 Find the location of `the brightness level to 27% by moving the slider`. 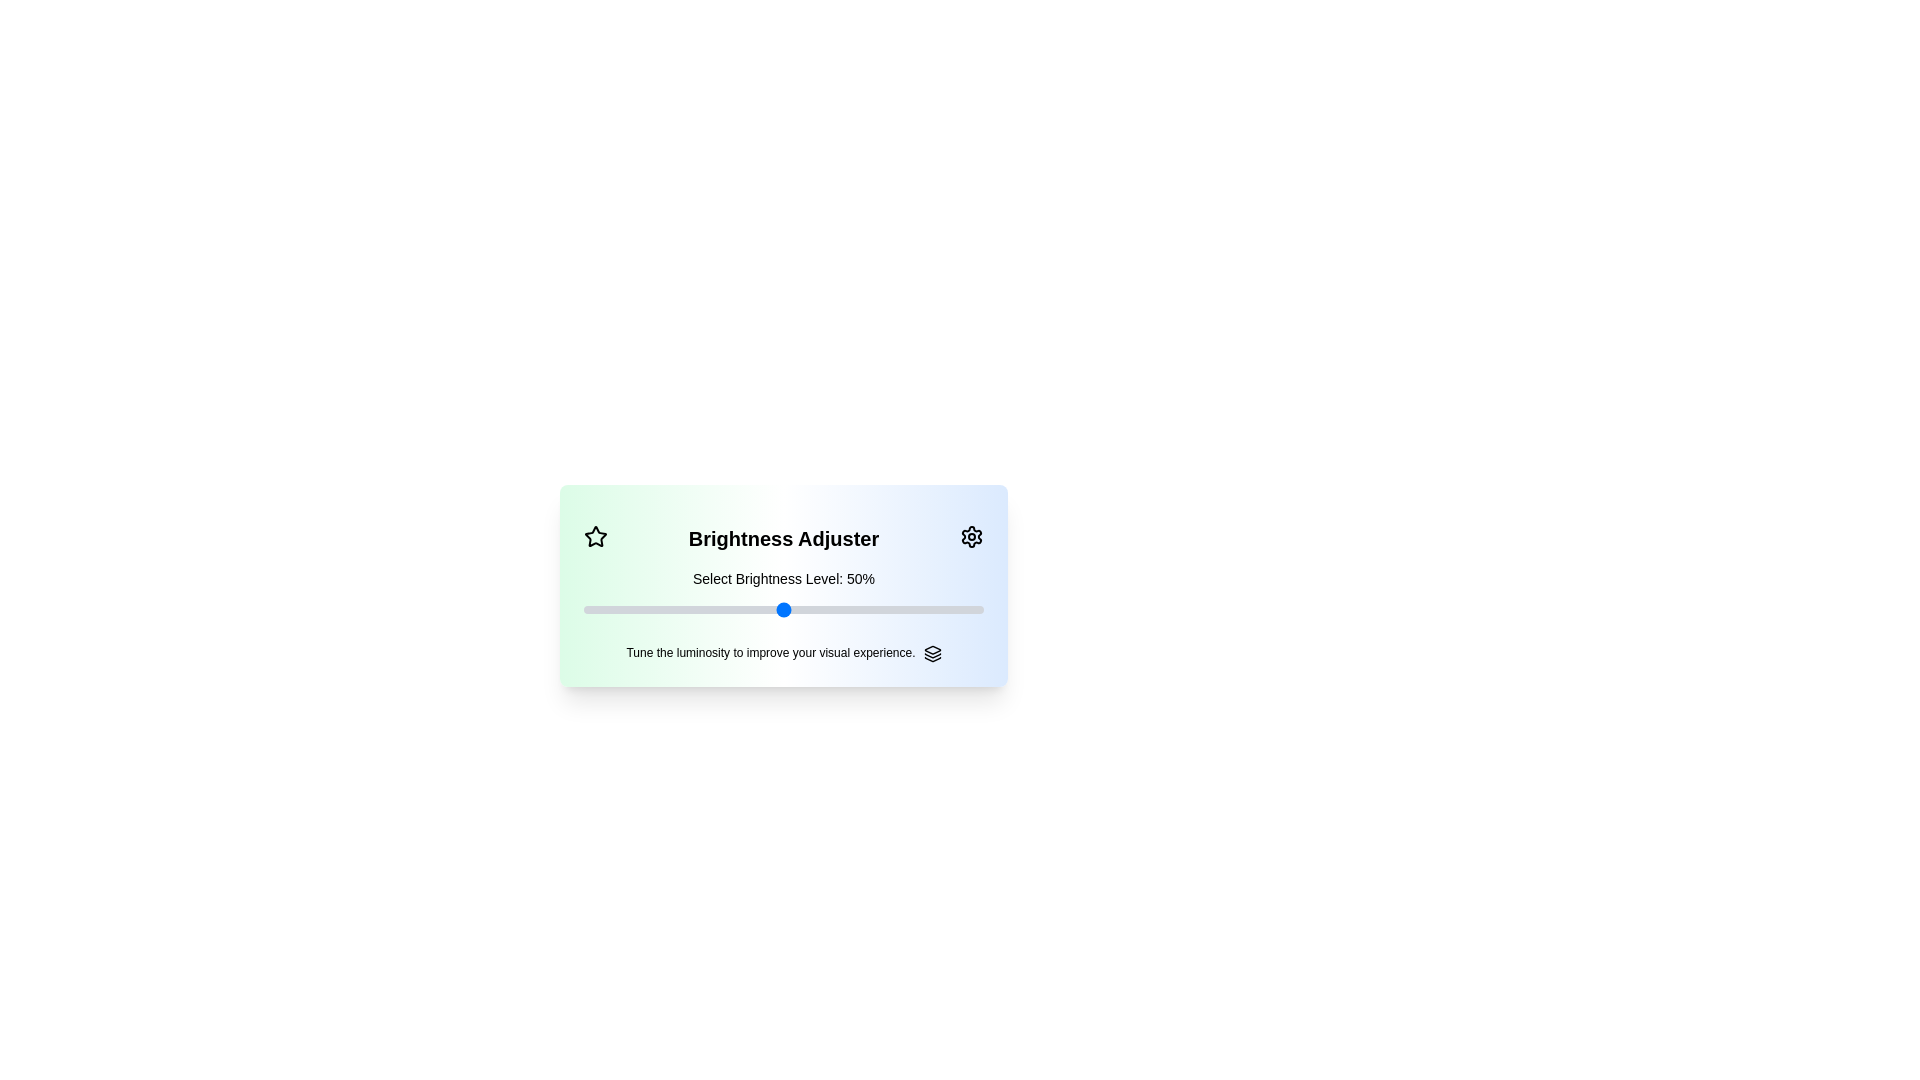

the brightness level to 27% by moving the slider is located at coordinates (691, 608).